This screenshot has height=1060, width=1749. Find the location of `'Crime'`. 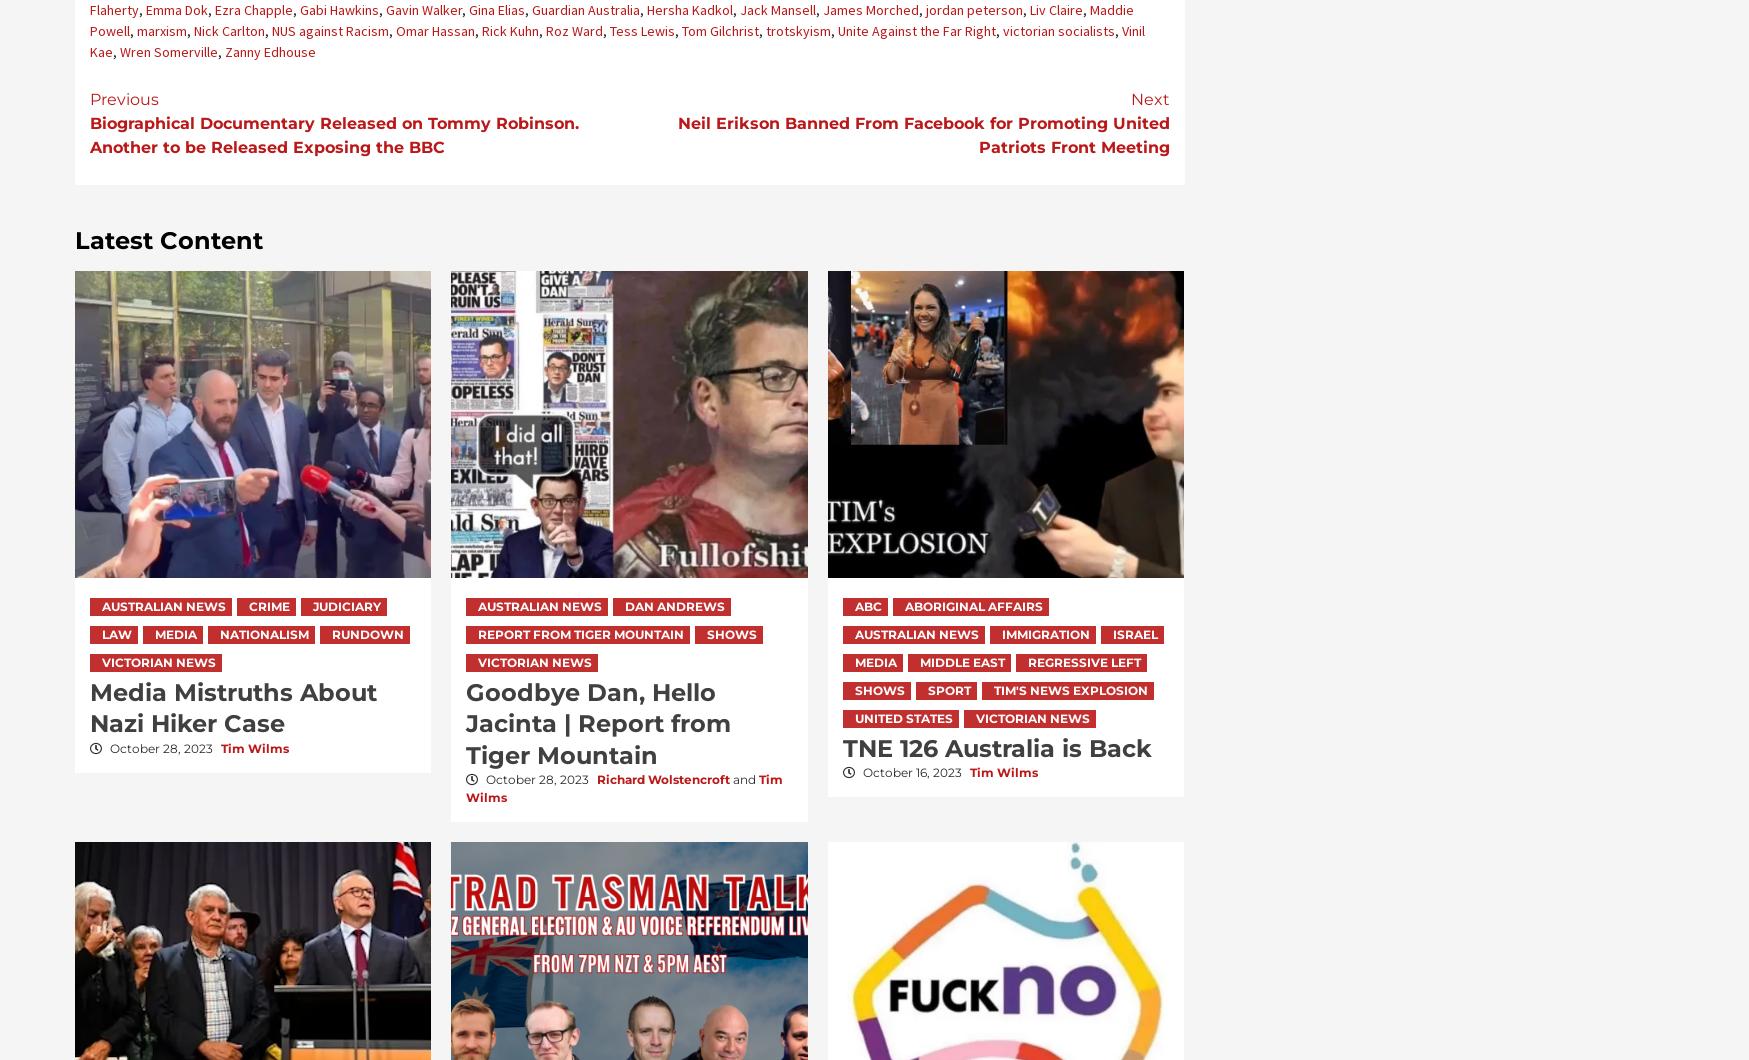

'Crime' is located at coordinates (248, 606).